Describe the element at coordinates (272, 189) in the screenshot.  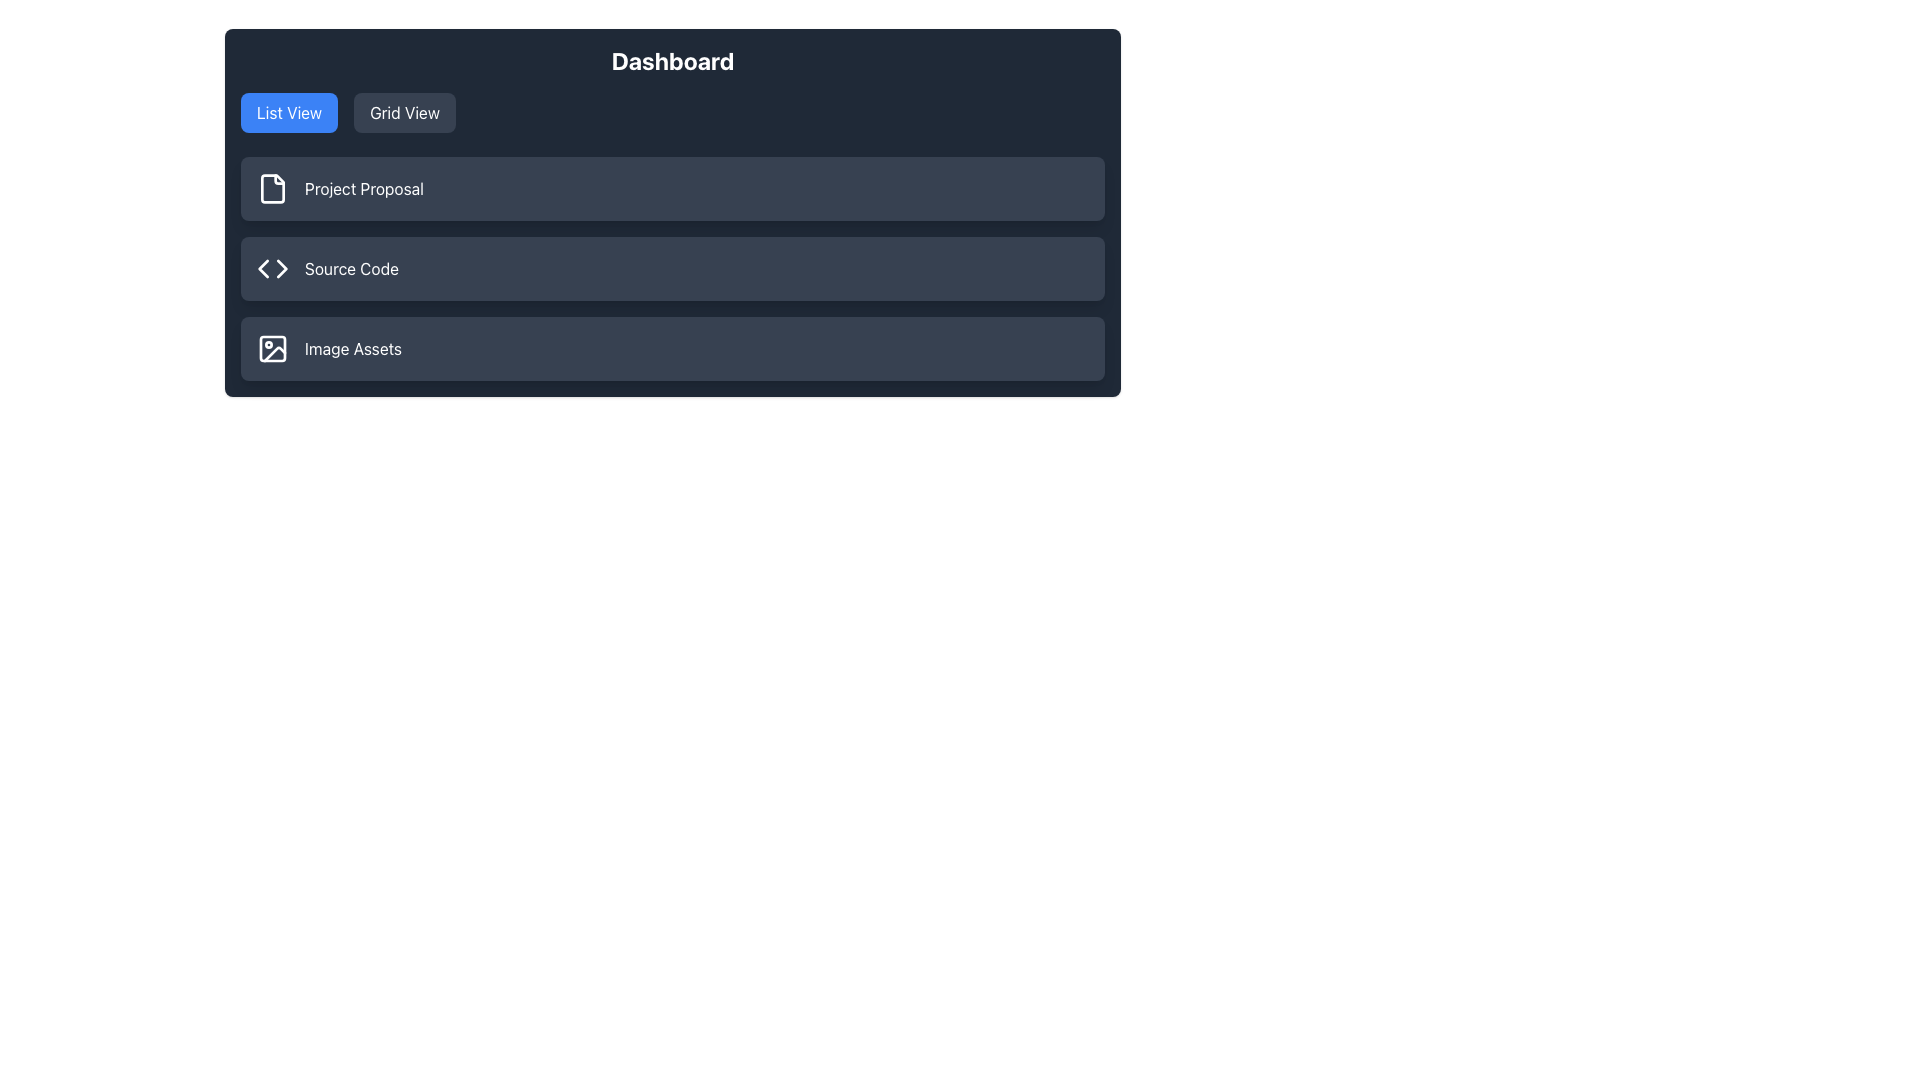
I see `the file/document icon representing the 'Project Proposal' item, which is located on the left side of the first row under the 'Dashboard' heading` at that location.